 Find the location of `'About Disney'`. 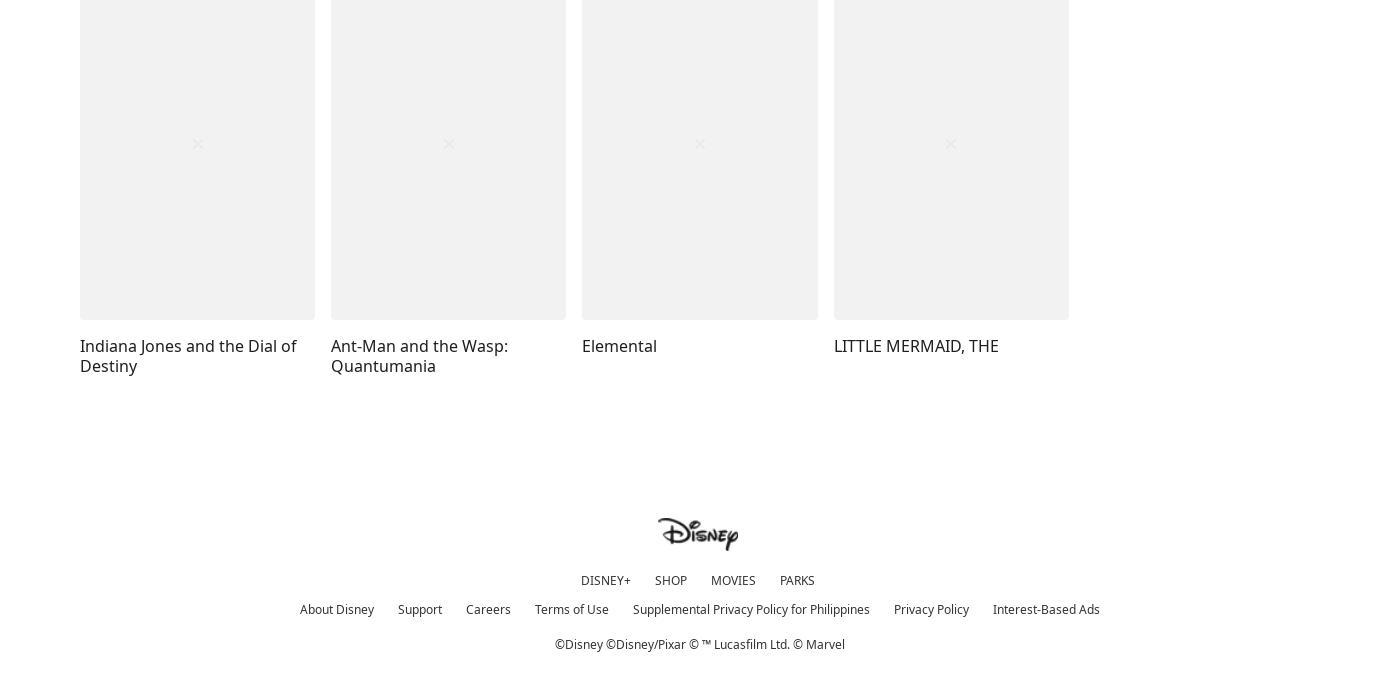

'About Disney' is located at coordinates (336, 608).